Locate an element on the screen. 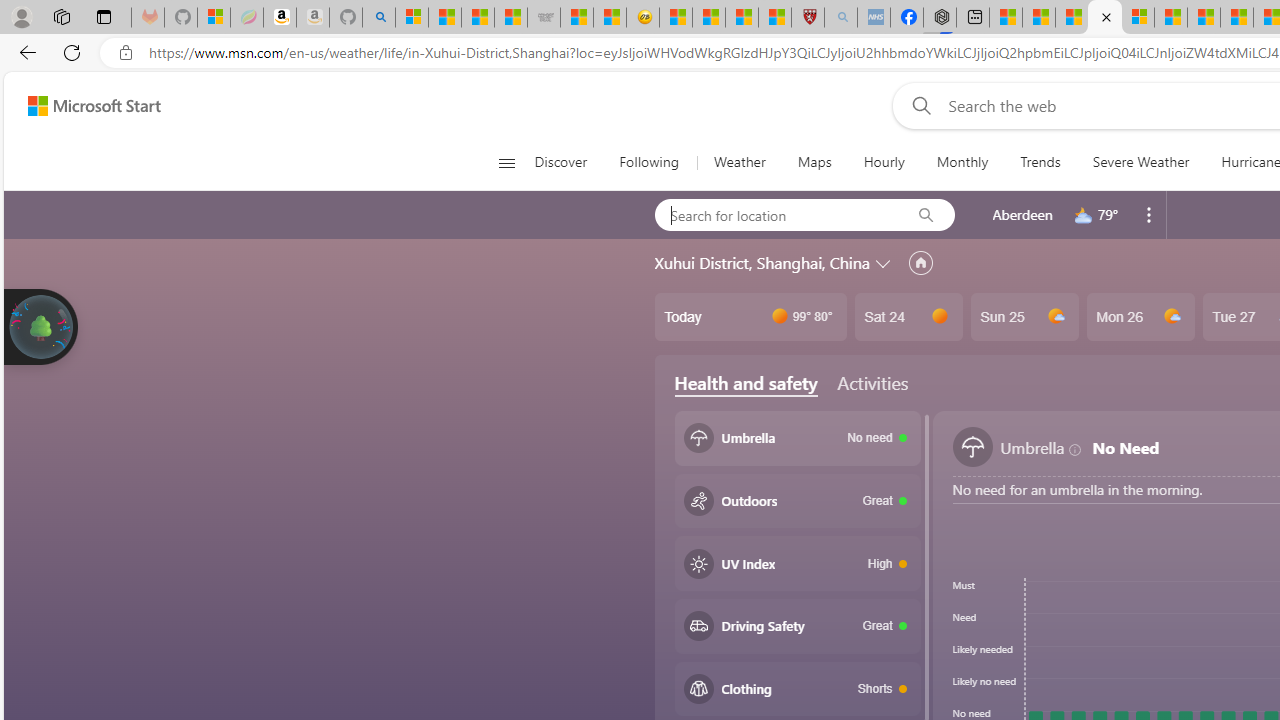 The image size is (1280, 720). 'Change location' is located at coordinates (884, 261).